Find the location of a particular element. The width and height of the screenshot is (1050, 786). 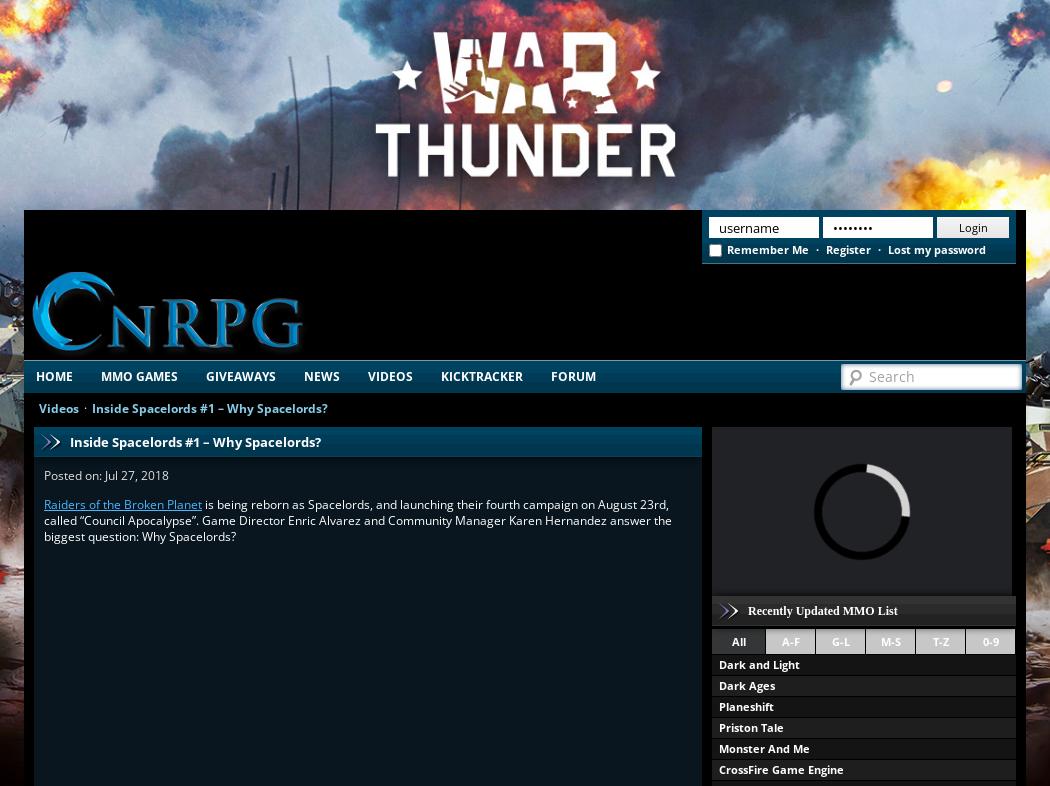

'Forum' is located at coordinates (572, 376).